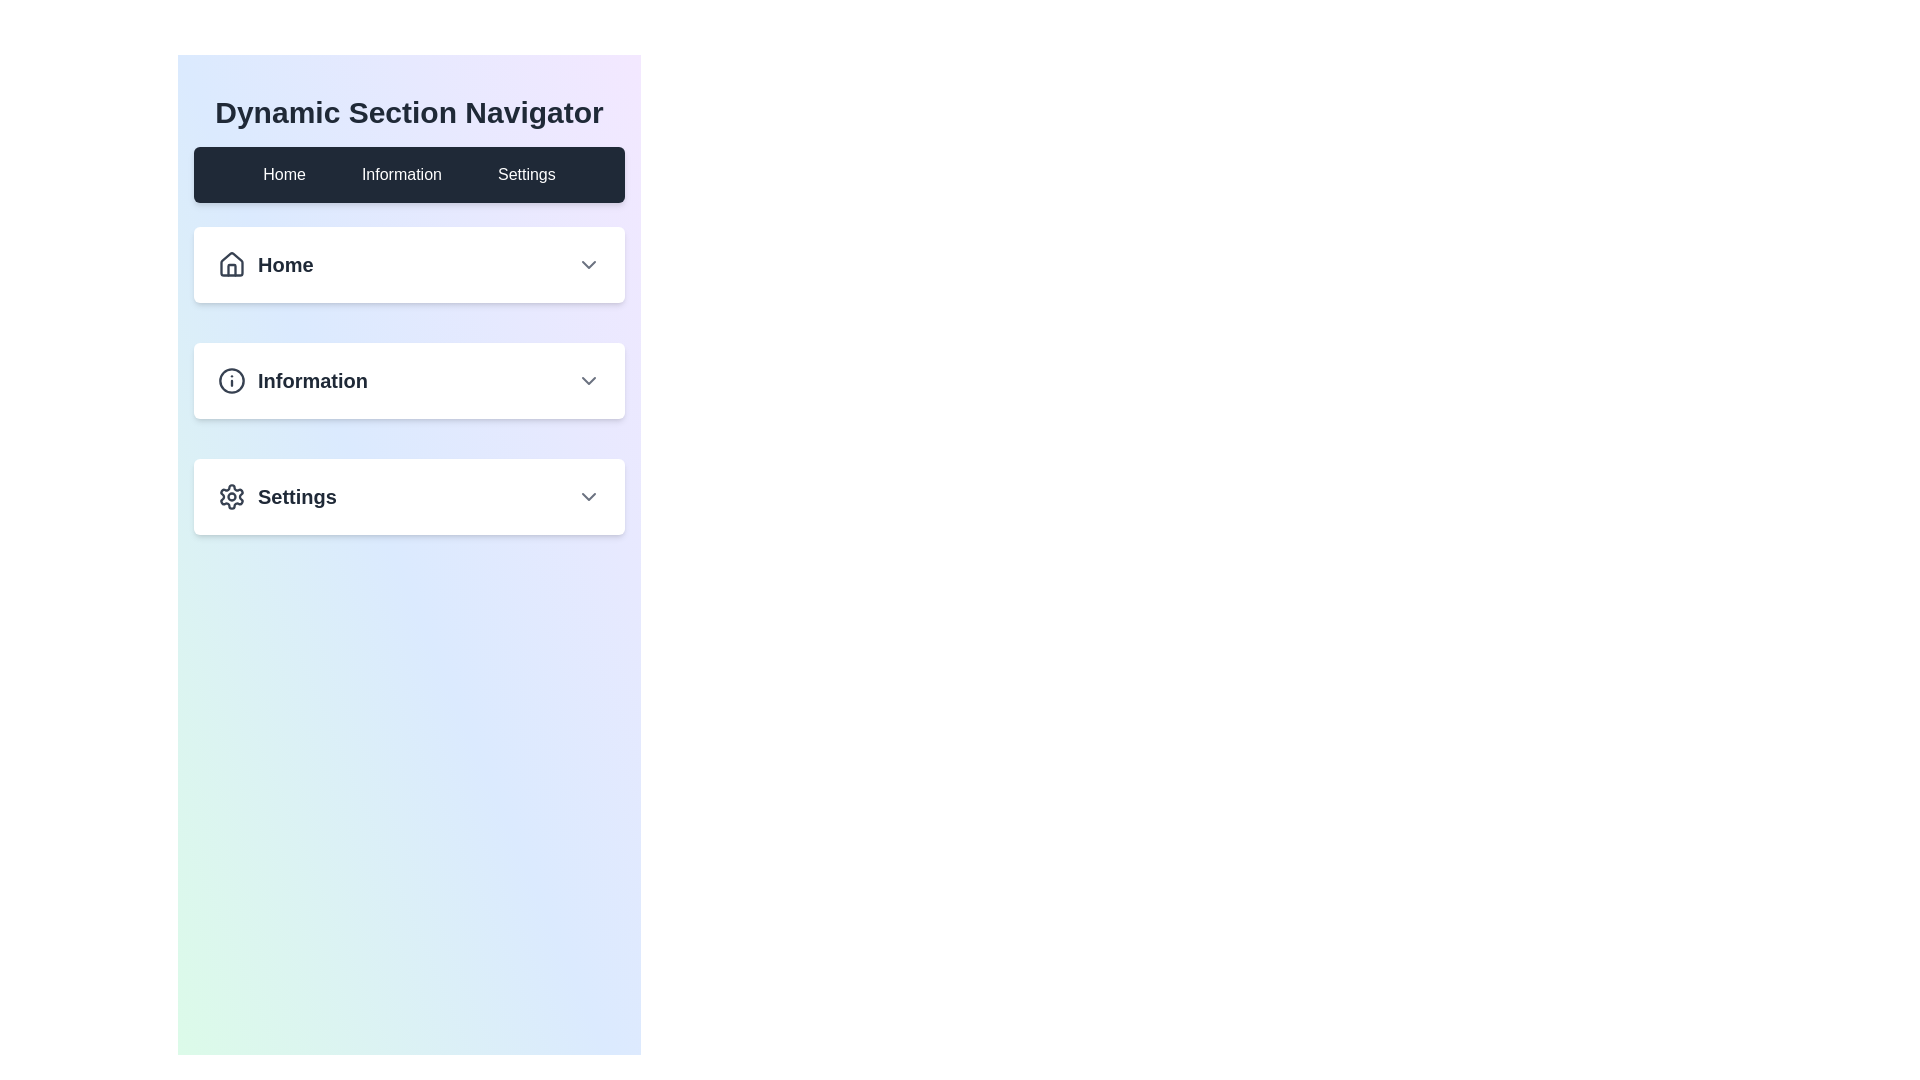  What do you see at coordinates (231, 270) in the screenshot?
I see `the 'Home' icon, which is the leftmost icon in the navigation interface and visually represents the 'Home' section` at bounding box center [231, 270].